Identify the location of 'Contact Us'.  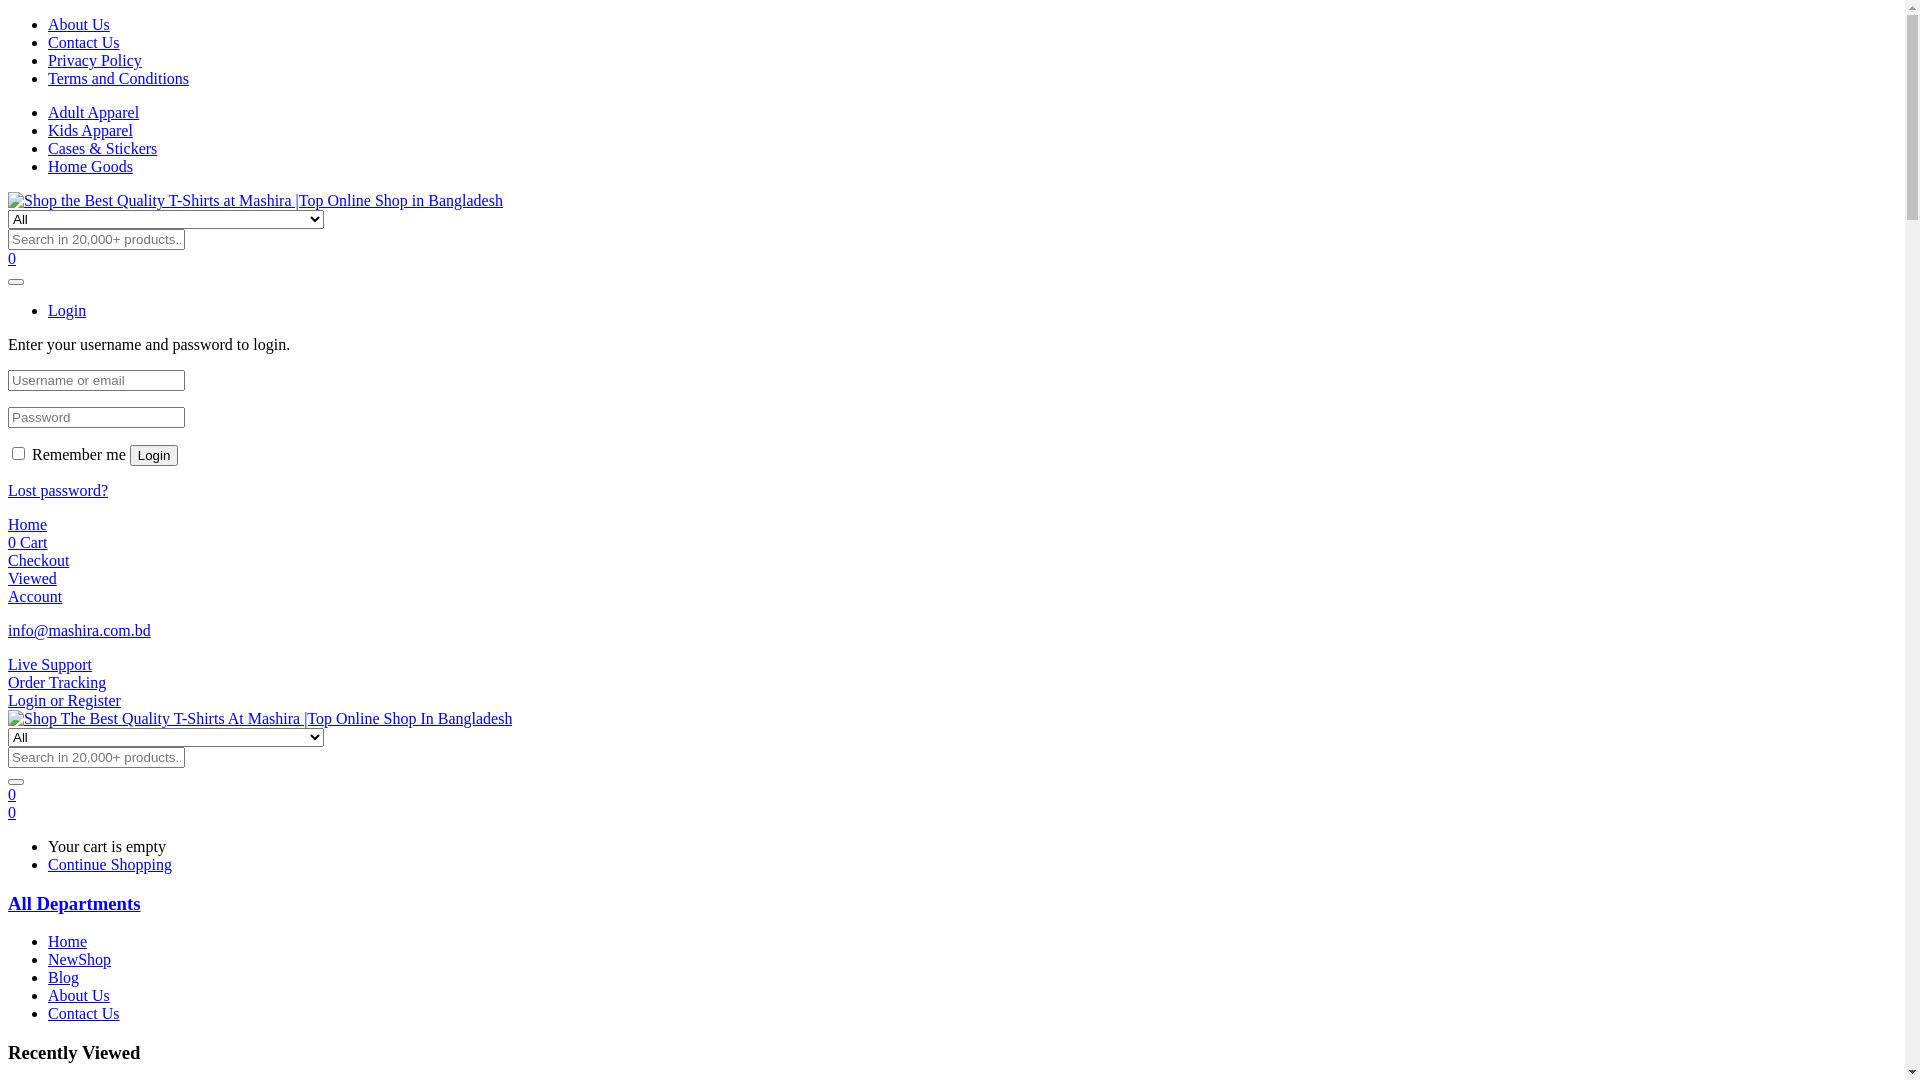
(48, 42).